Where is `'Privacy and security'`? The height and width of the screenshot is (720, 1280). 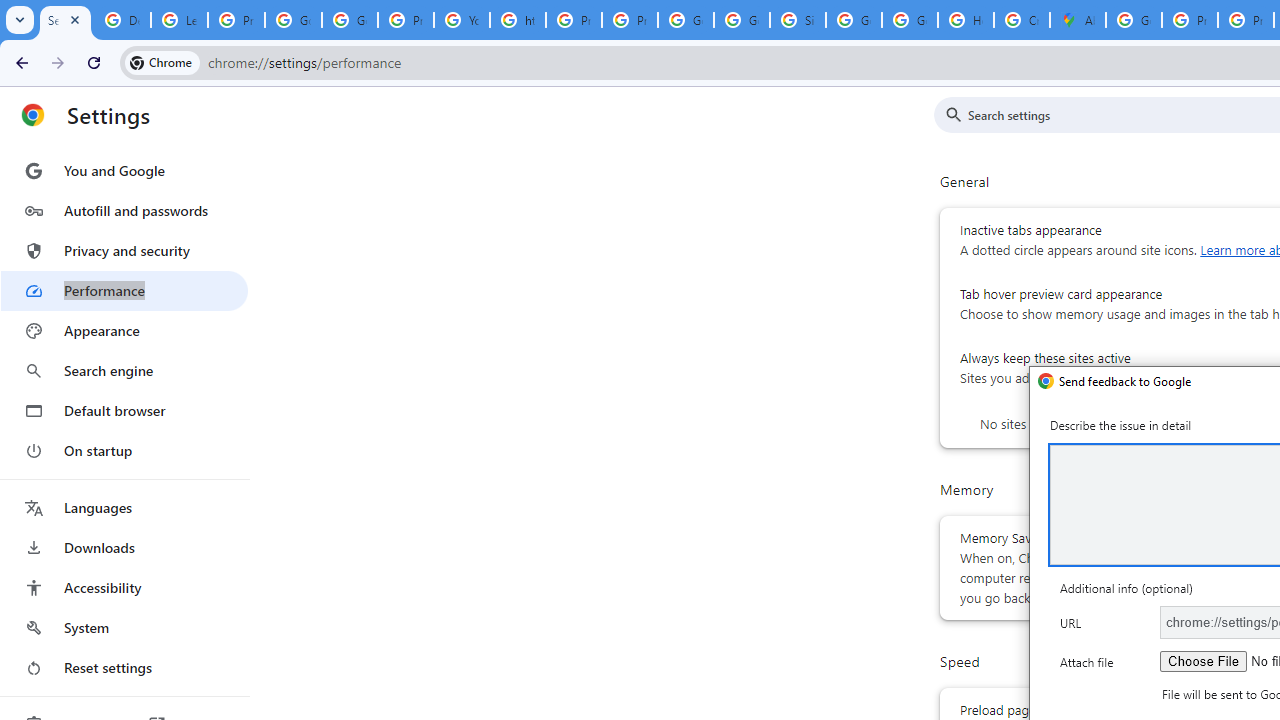 'Privacy and security' is located at coordinates (123, 249).